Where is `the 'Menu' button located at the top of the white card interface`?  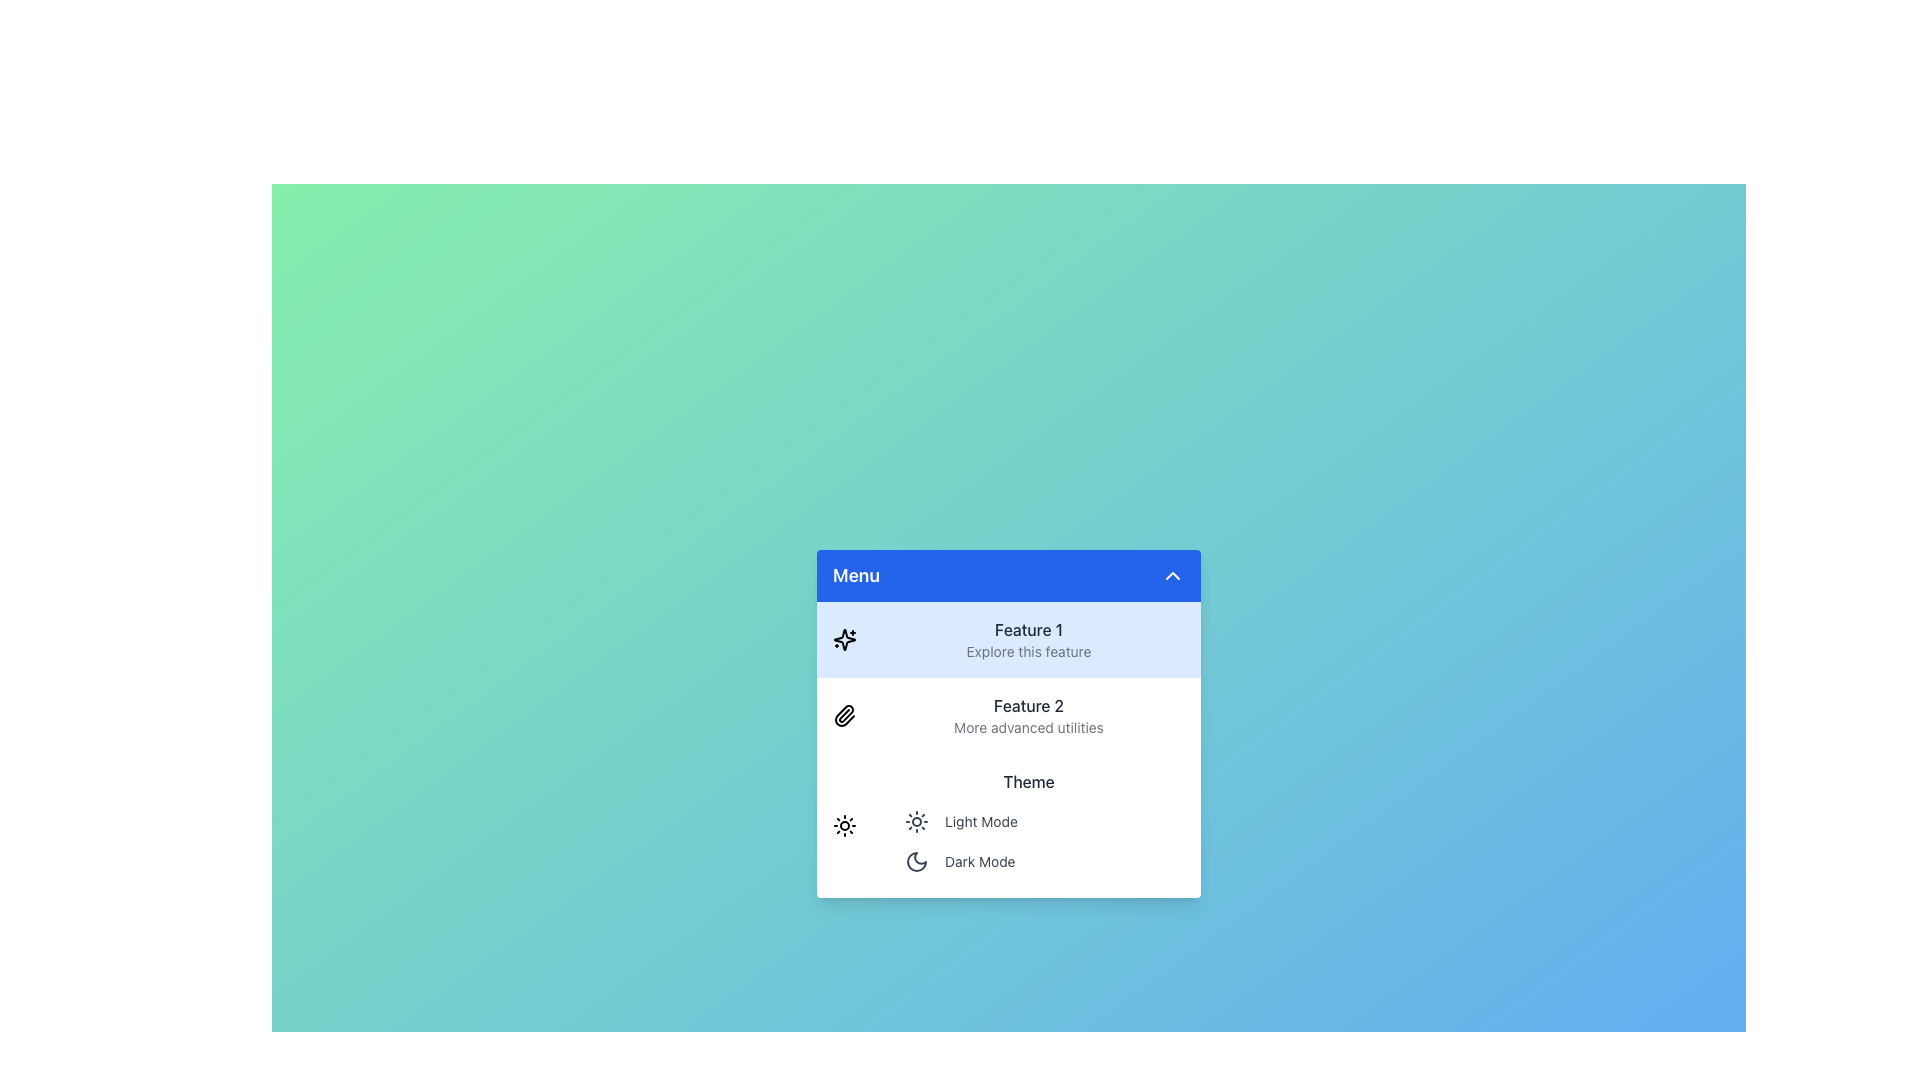
the 'Menu' button located at the top of the white card interface is located at coordinates (1008, 575).